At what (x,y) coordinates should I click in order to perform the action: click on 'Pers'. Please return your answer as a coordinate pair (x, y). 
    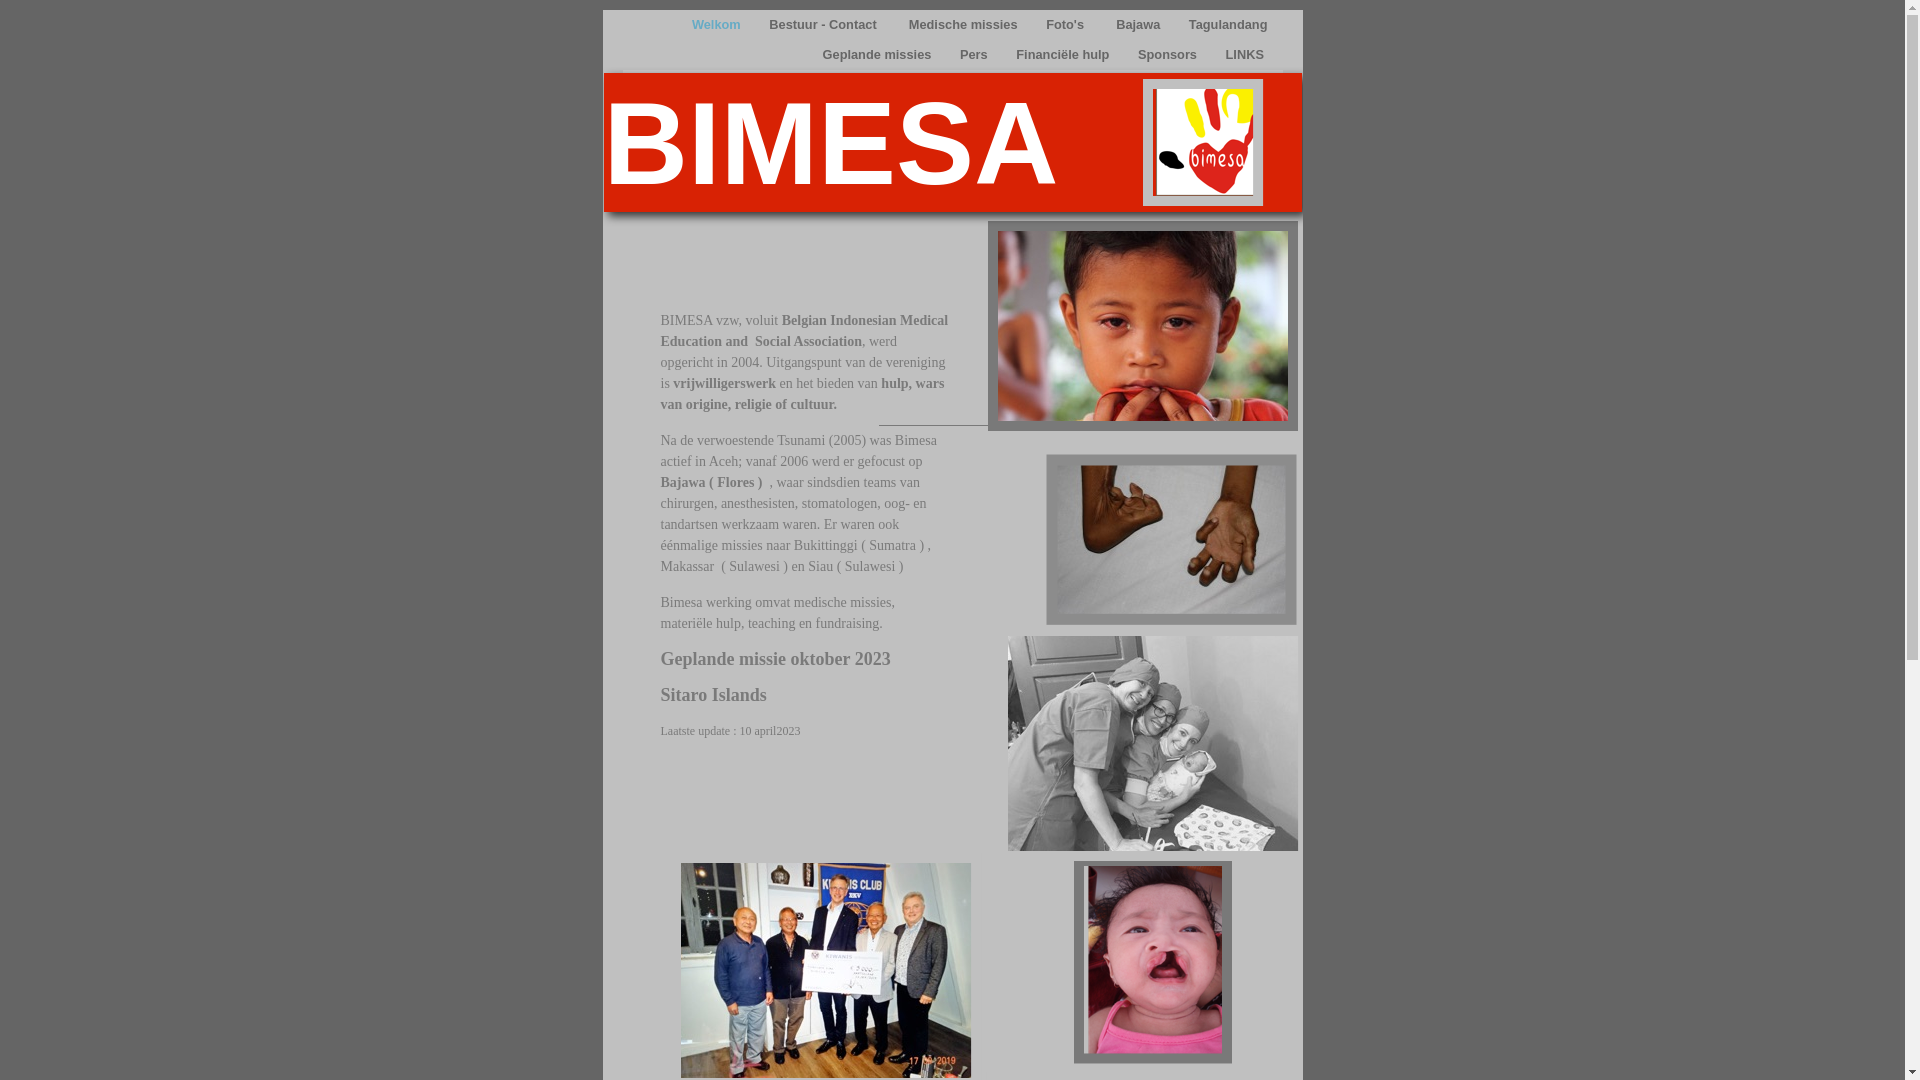
    Looking at the image, I should click on (975, 53).